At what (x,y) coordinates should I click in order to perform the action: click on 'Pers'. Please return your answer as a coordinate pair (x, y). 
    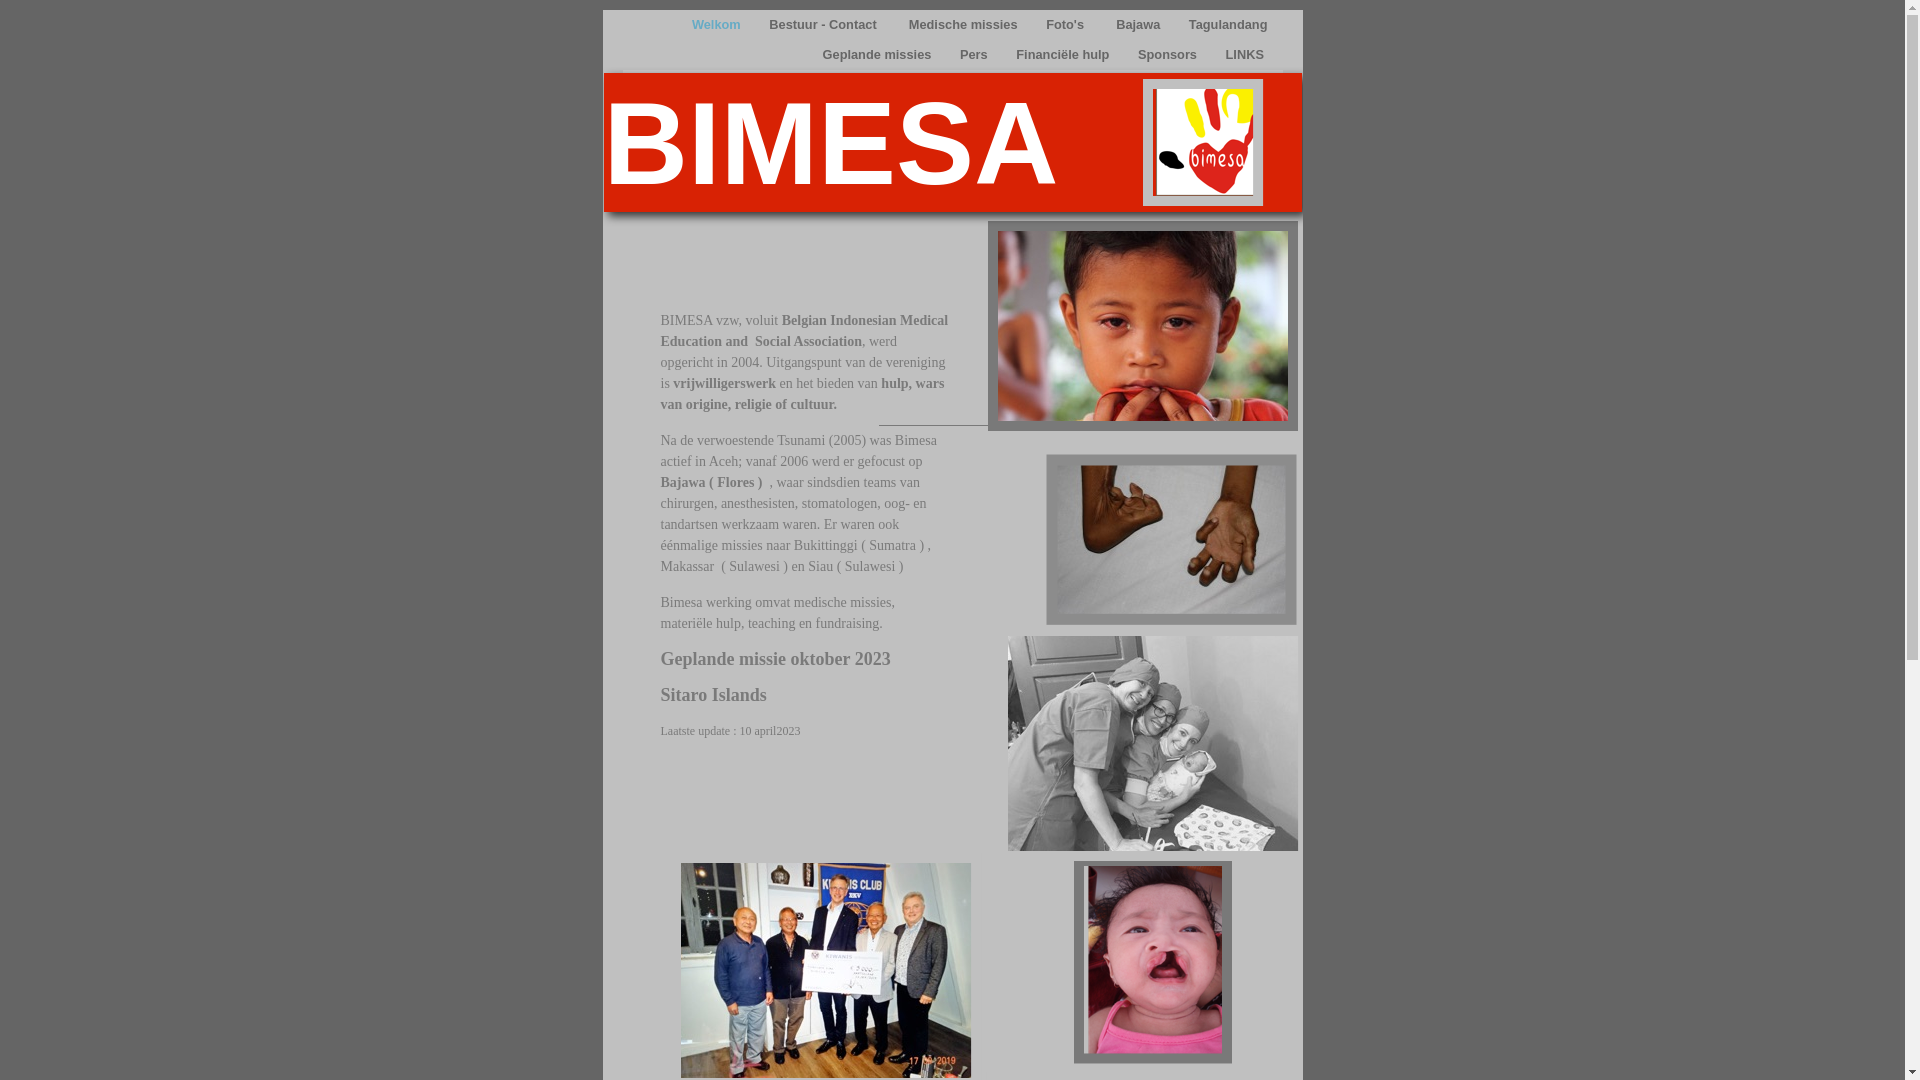
    Looking at the image, I should click on (975, 53).